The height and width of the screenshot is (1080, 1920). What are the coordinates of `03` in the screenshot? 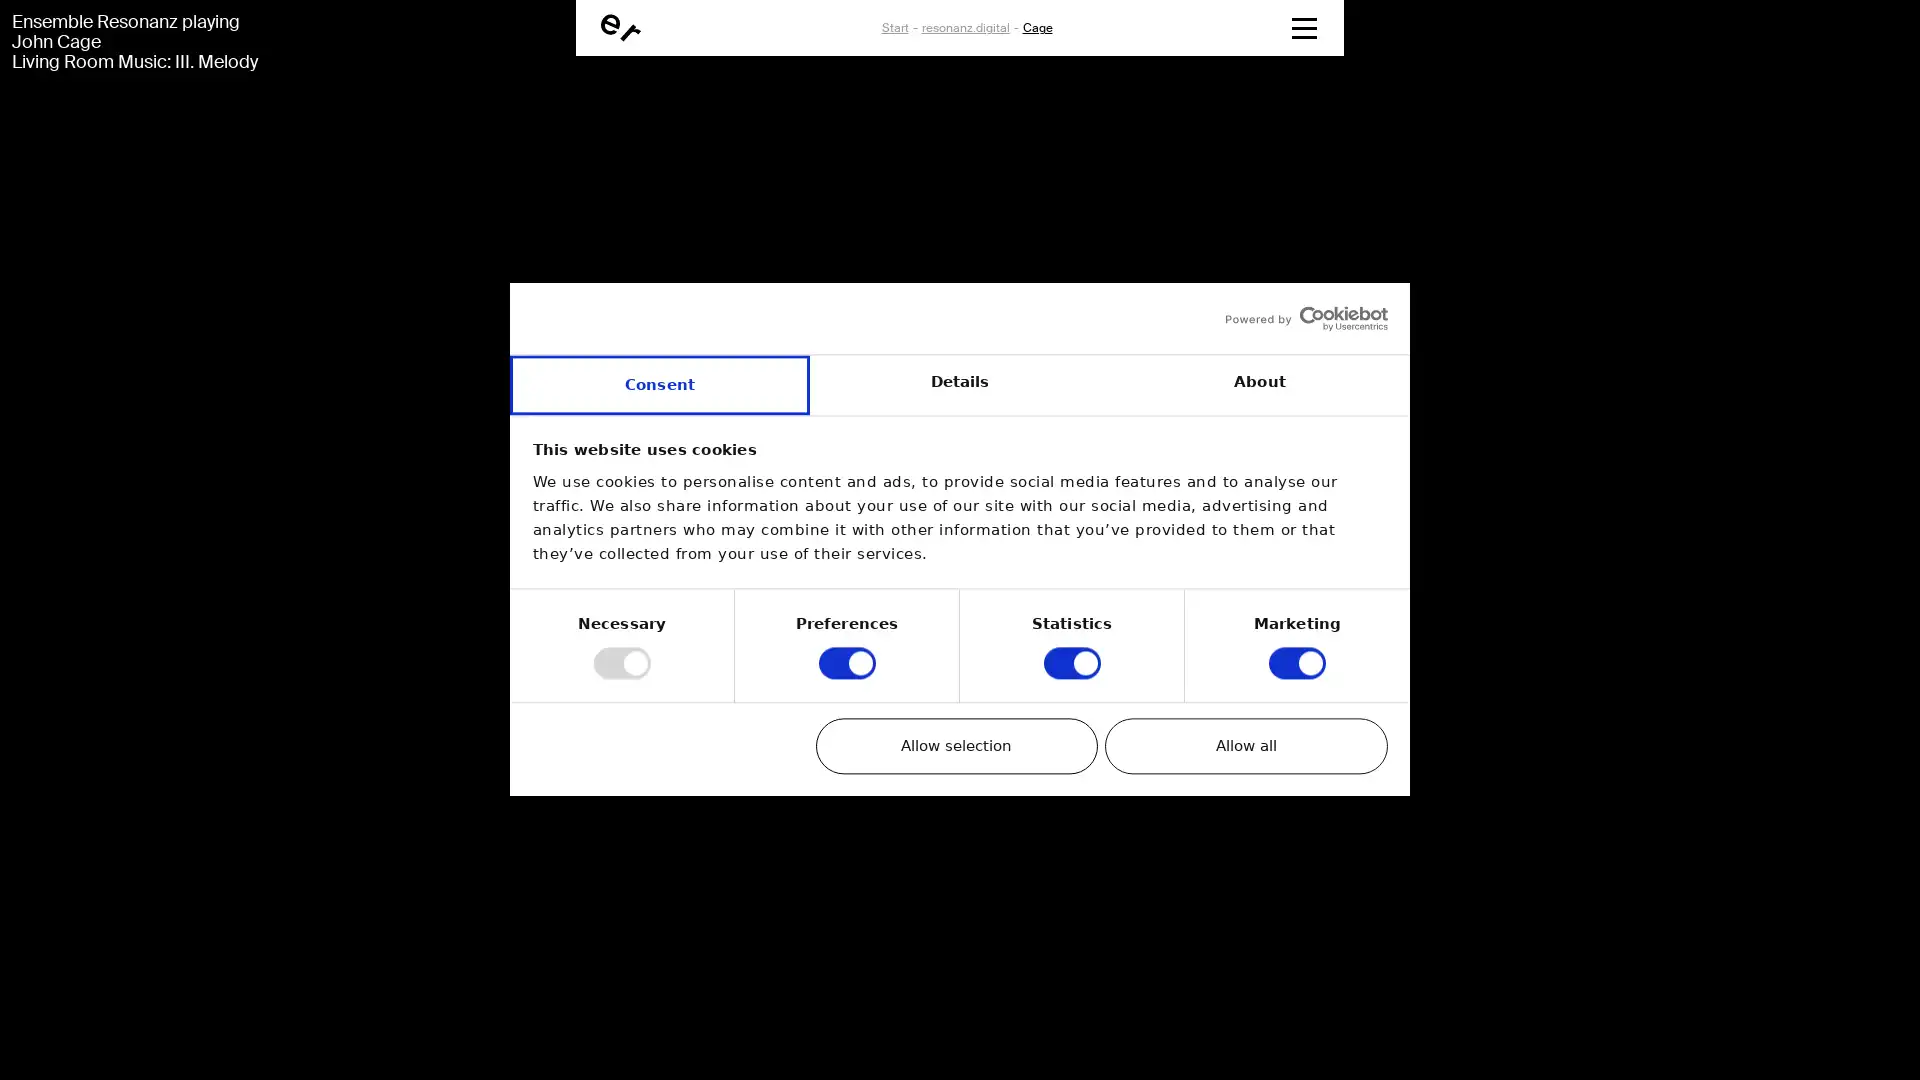 It's located at (401, 1056).